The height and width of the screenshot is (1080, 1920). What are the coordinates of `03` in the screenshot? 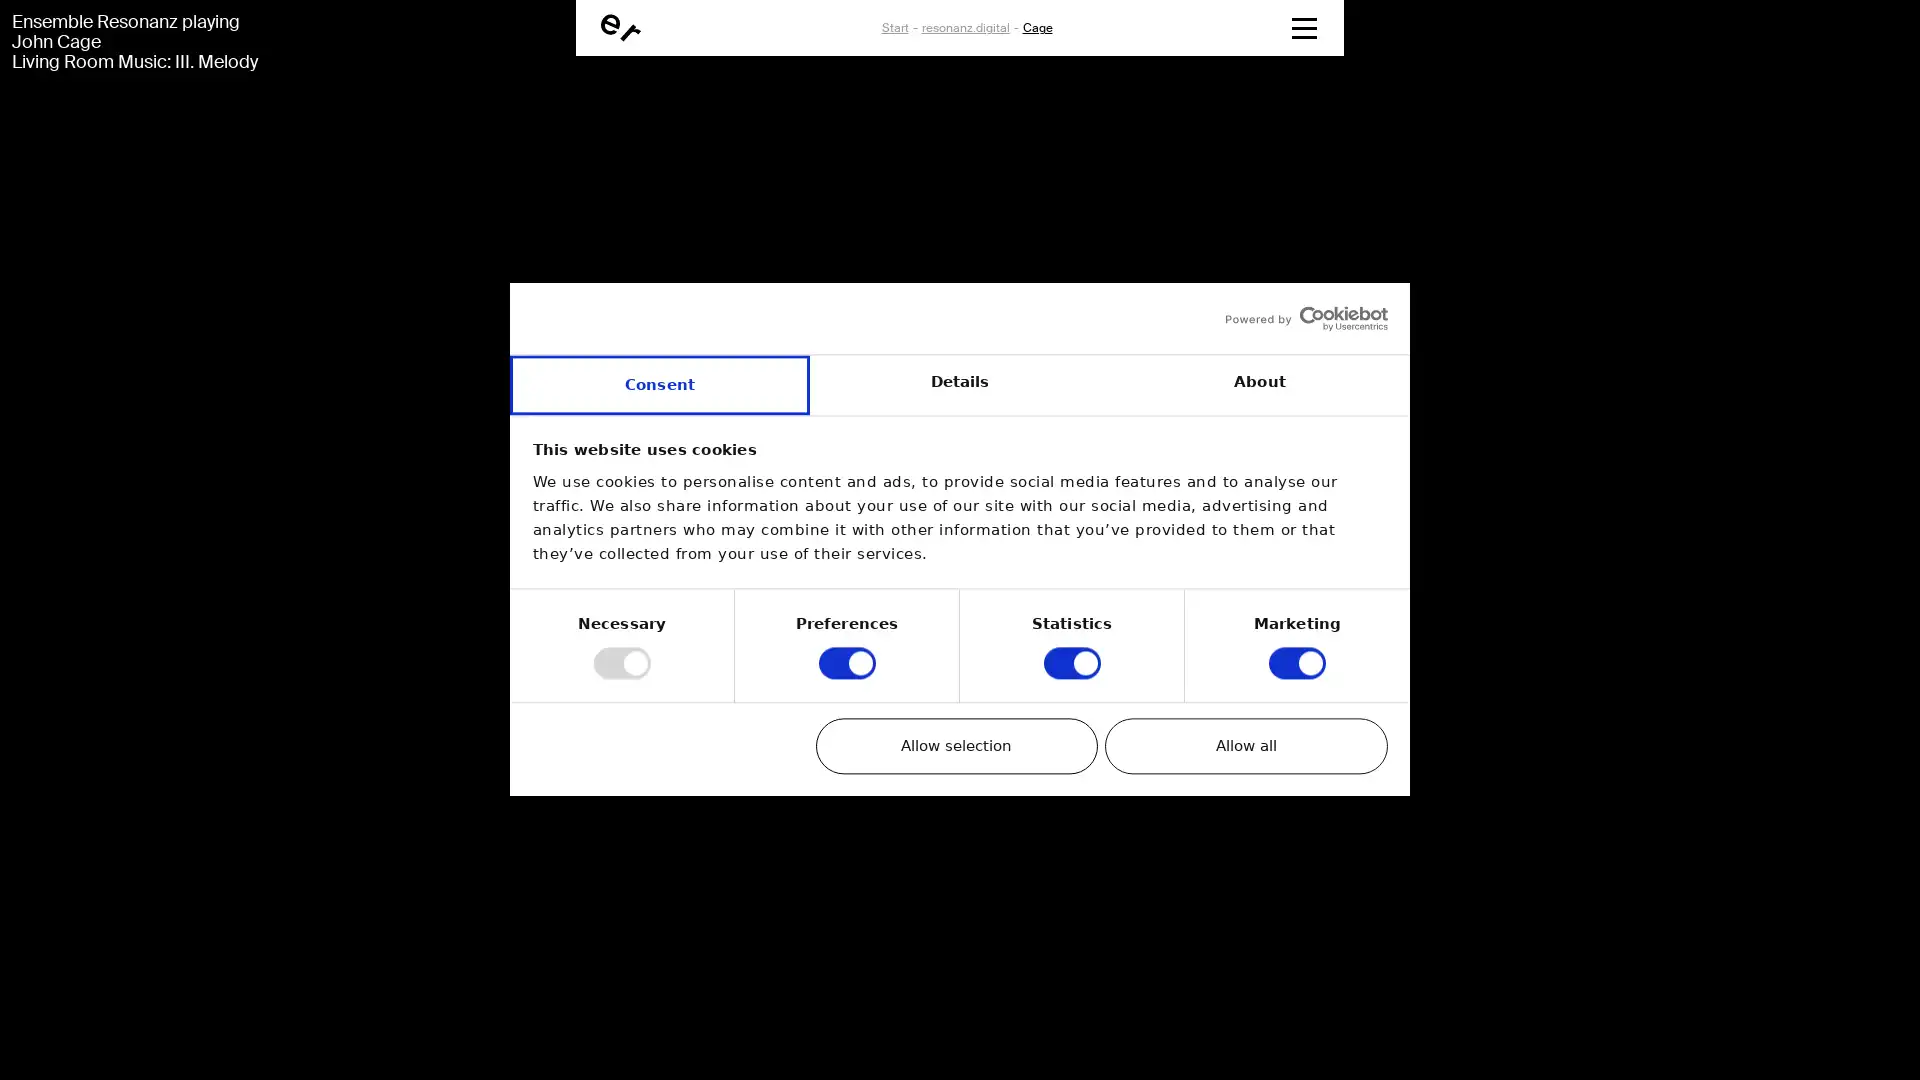 It's located at (401, 1056).